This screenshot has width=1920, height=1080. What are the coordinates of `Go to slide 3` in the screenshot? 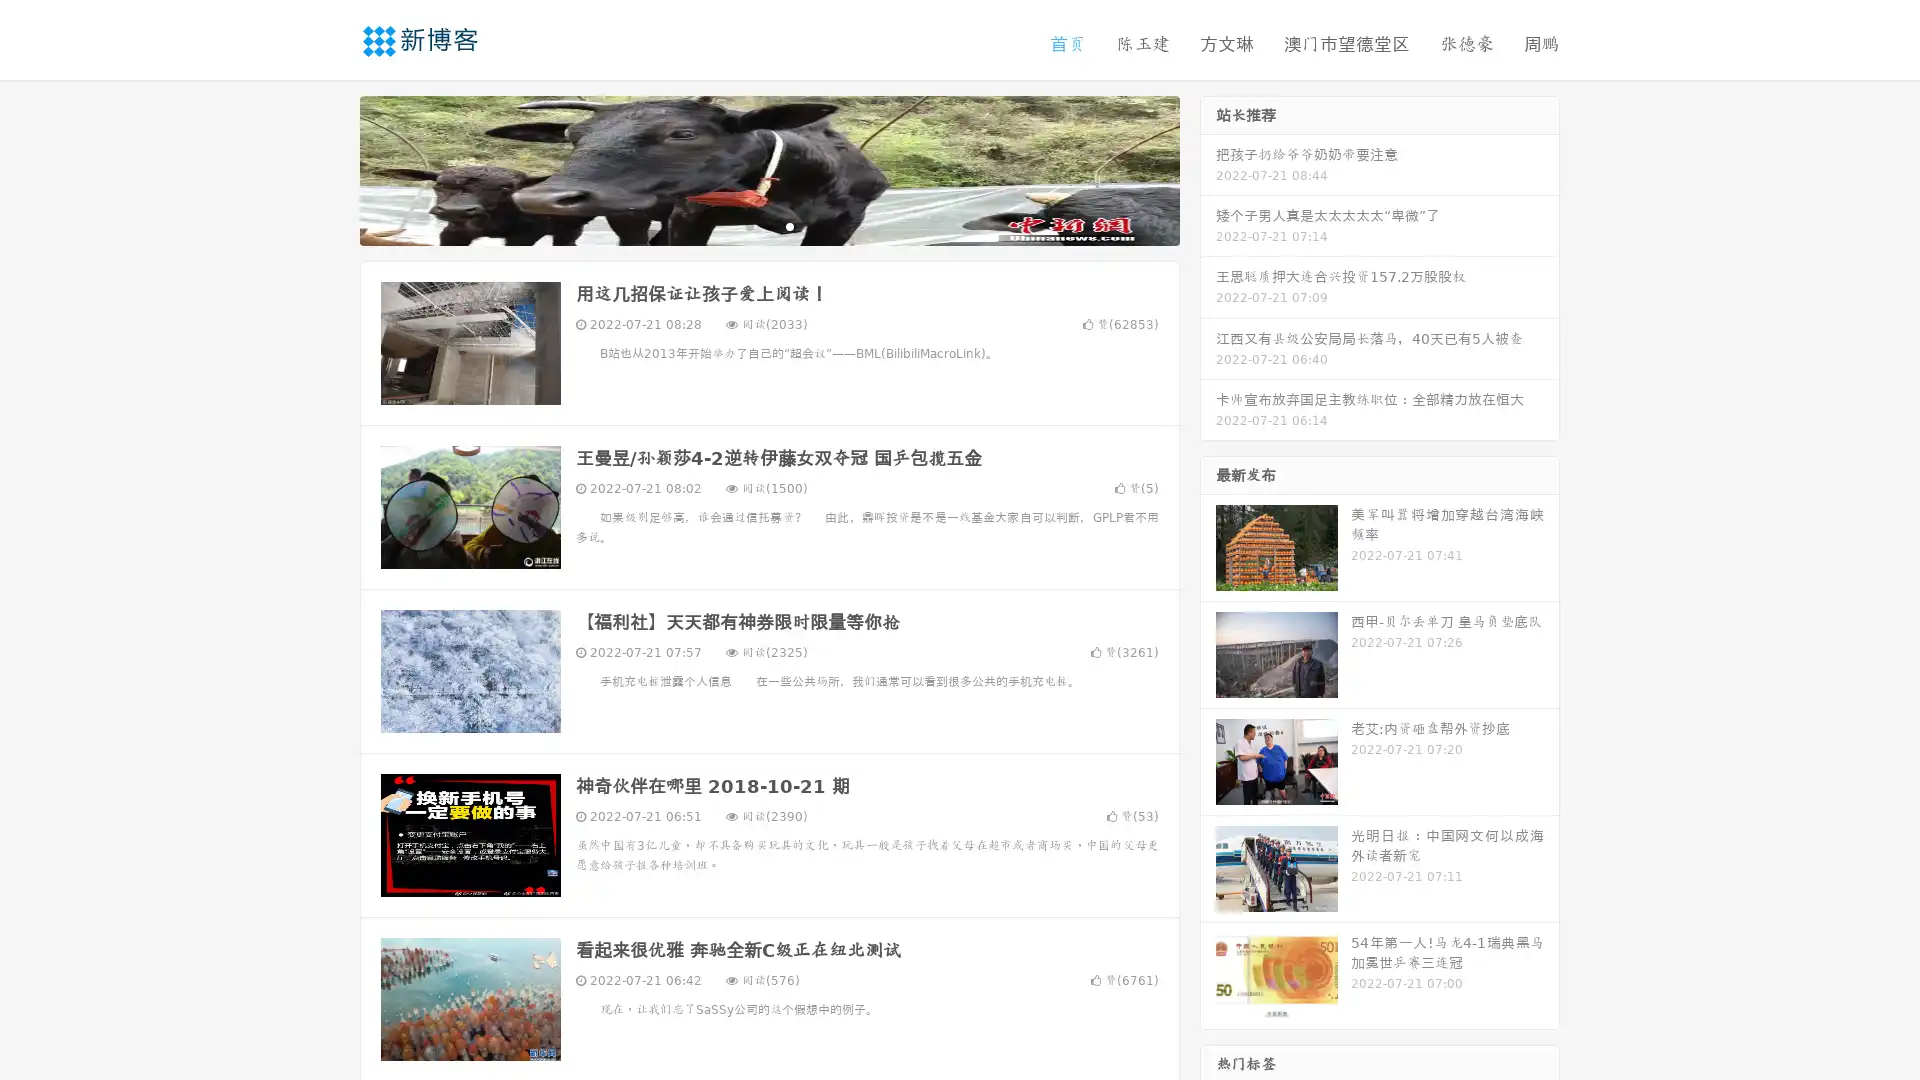 It's located at (789, 225).